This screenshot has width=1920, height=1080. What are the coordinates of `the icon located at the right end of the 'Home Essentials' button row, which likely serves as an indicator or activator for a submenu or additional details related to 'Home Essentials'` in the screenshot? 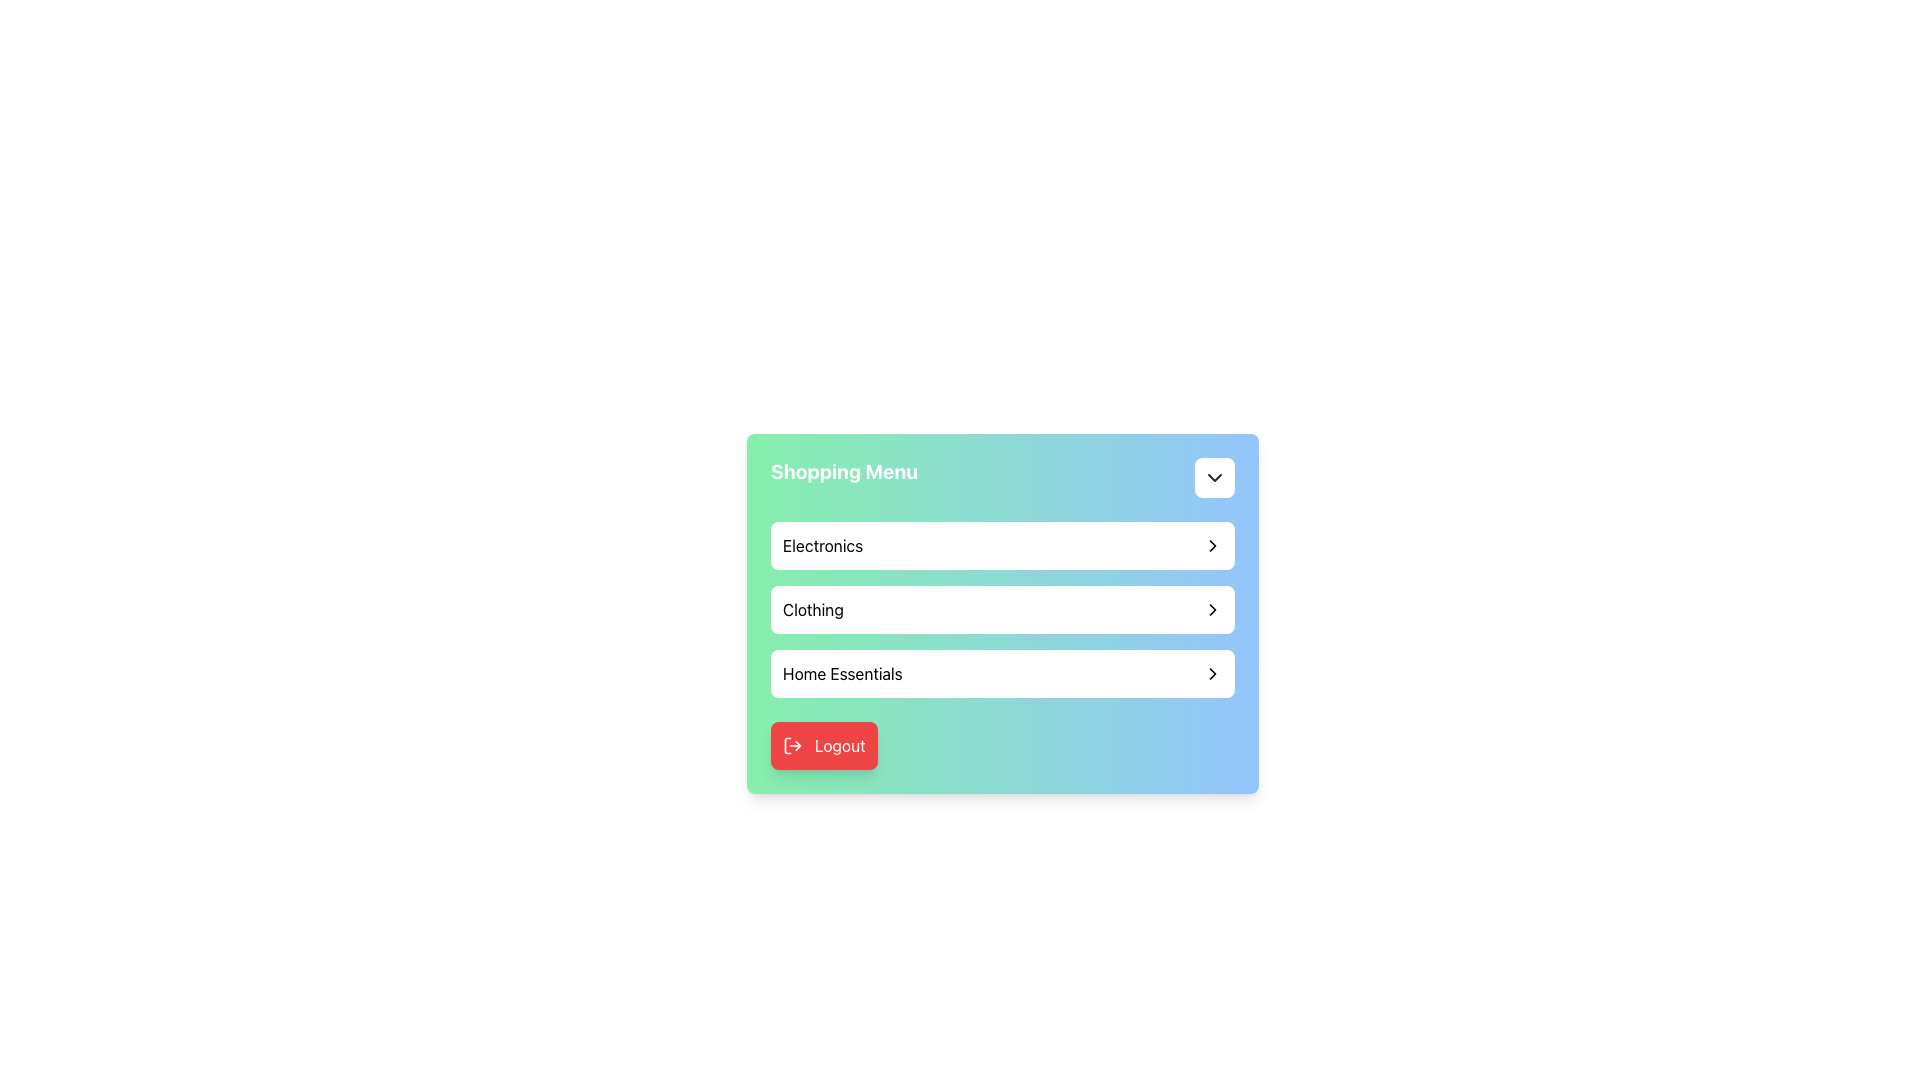 It's located at (1212, 674).